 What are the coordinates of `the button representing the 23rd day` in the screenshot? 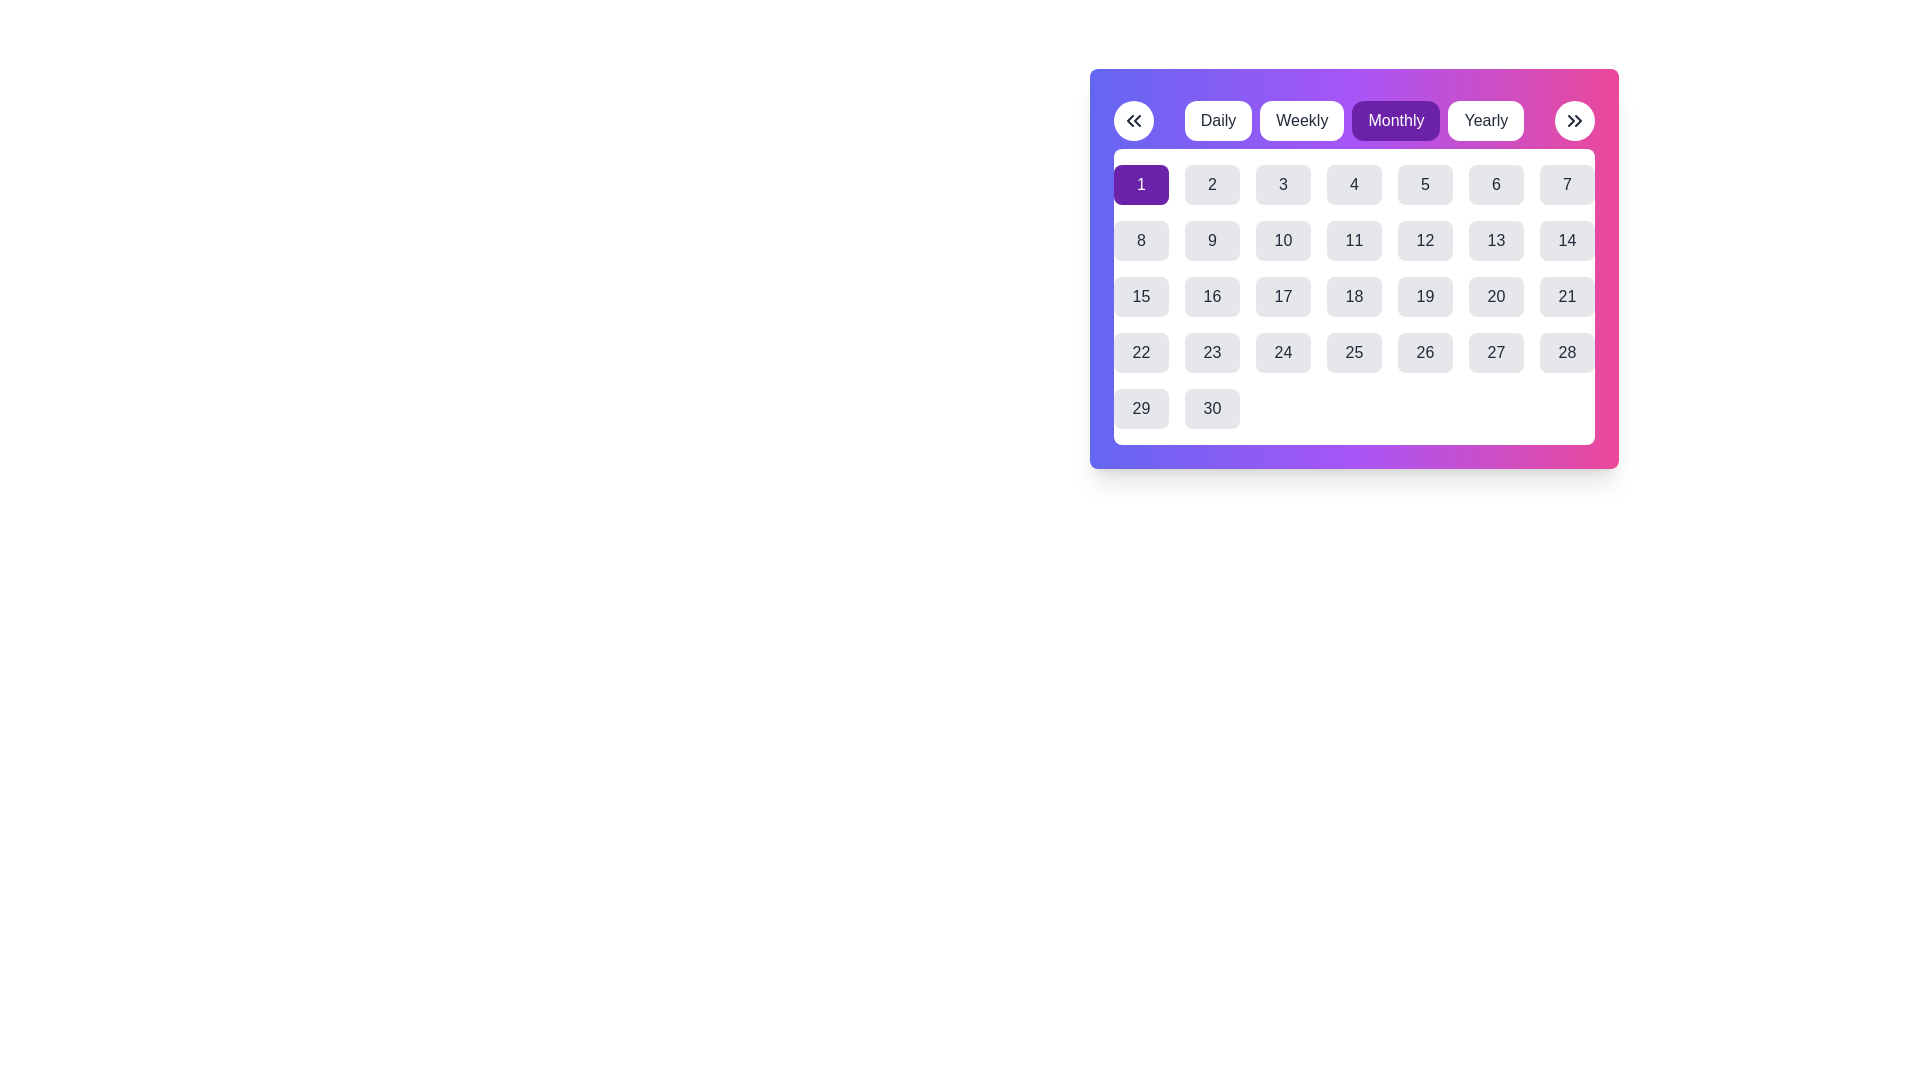 It's located at (1211, 352).